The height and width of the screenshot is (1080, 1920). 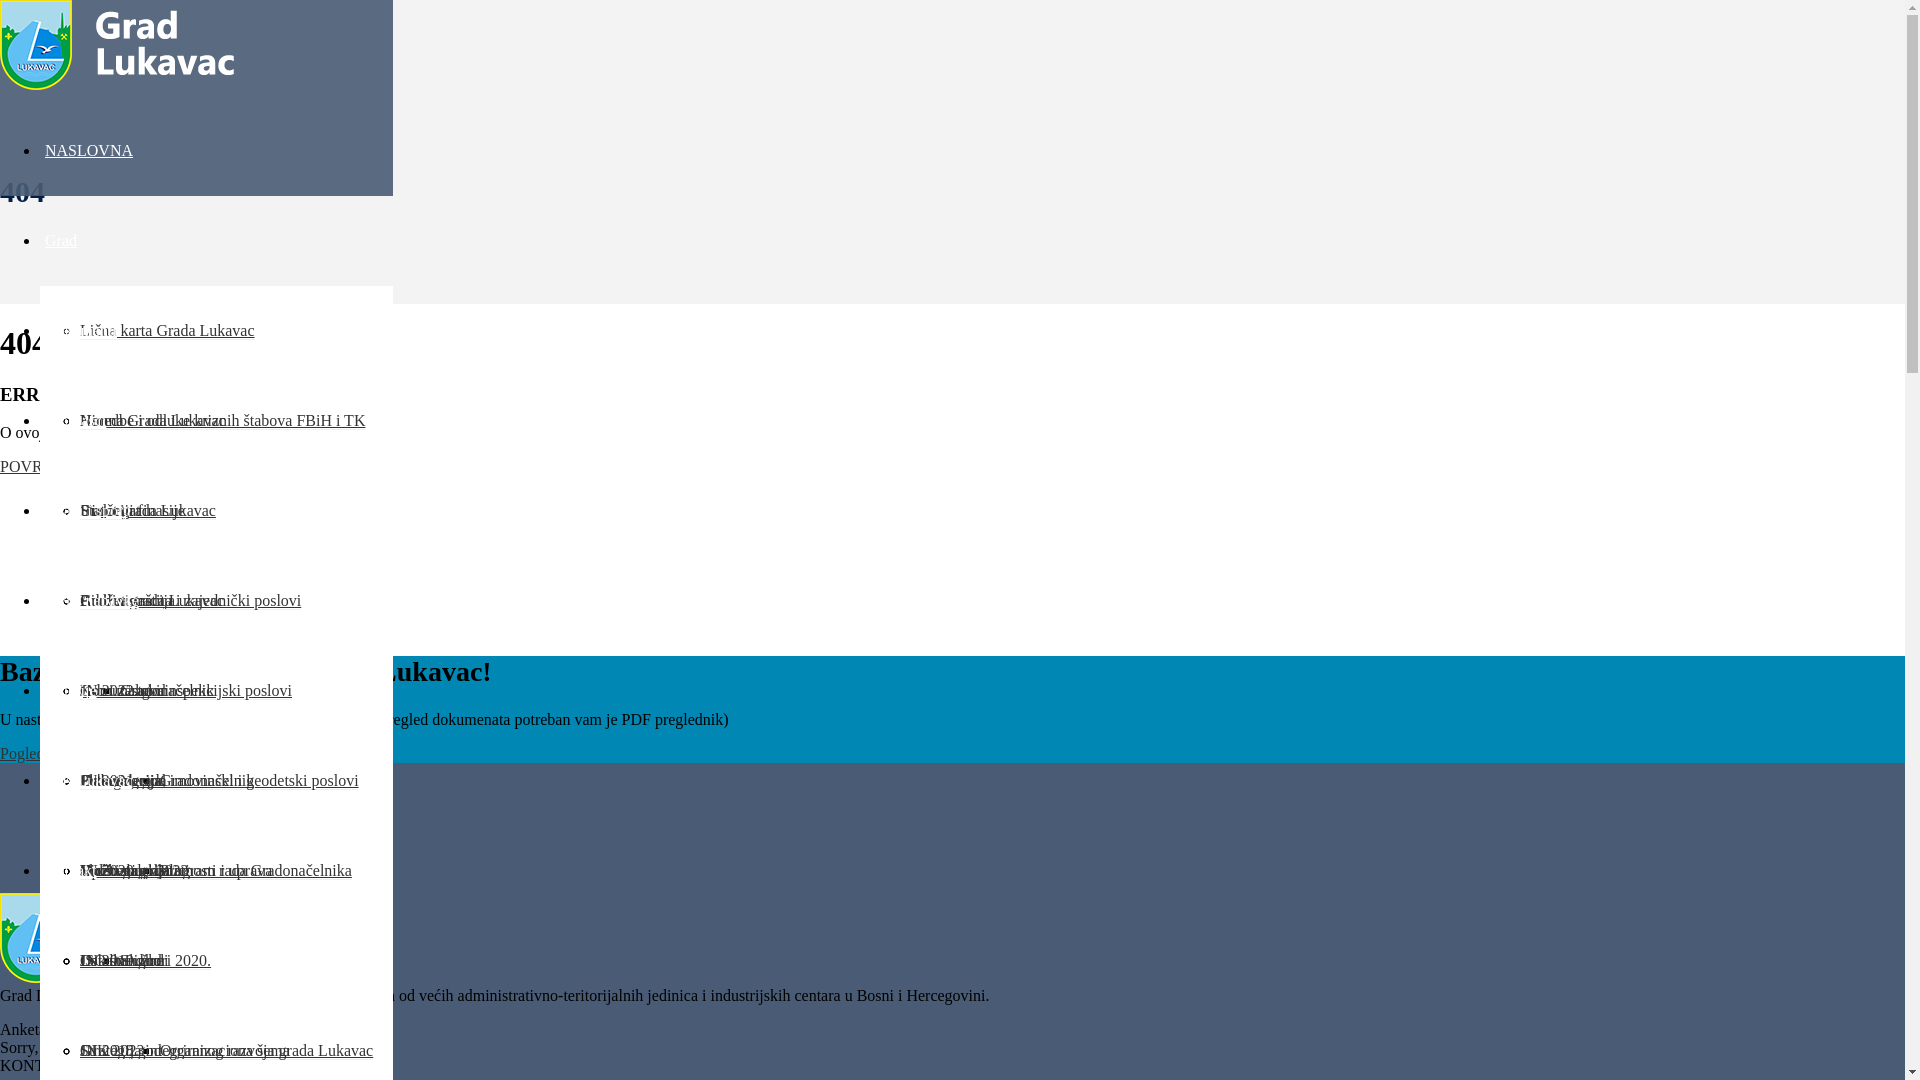 What do you see at coordinates (147, 509) in the screenshot?
I see `'Statut grada Lukavac'` at bounding box center [147, 509].